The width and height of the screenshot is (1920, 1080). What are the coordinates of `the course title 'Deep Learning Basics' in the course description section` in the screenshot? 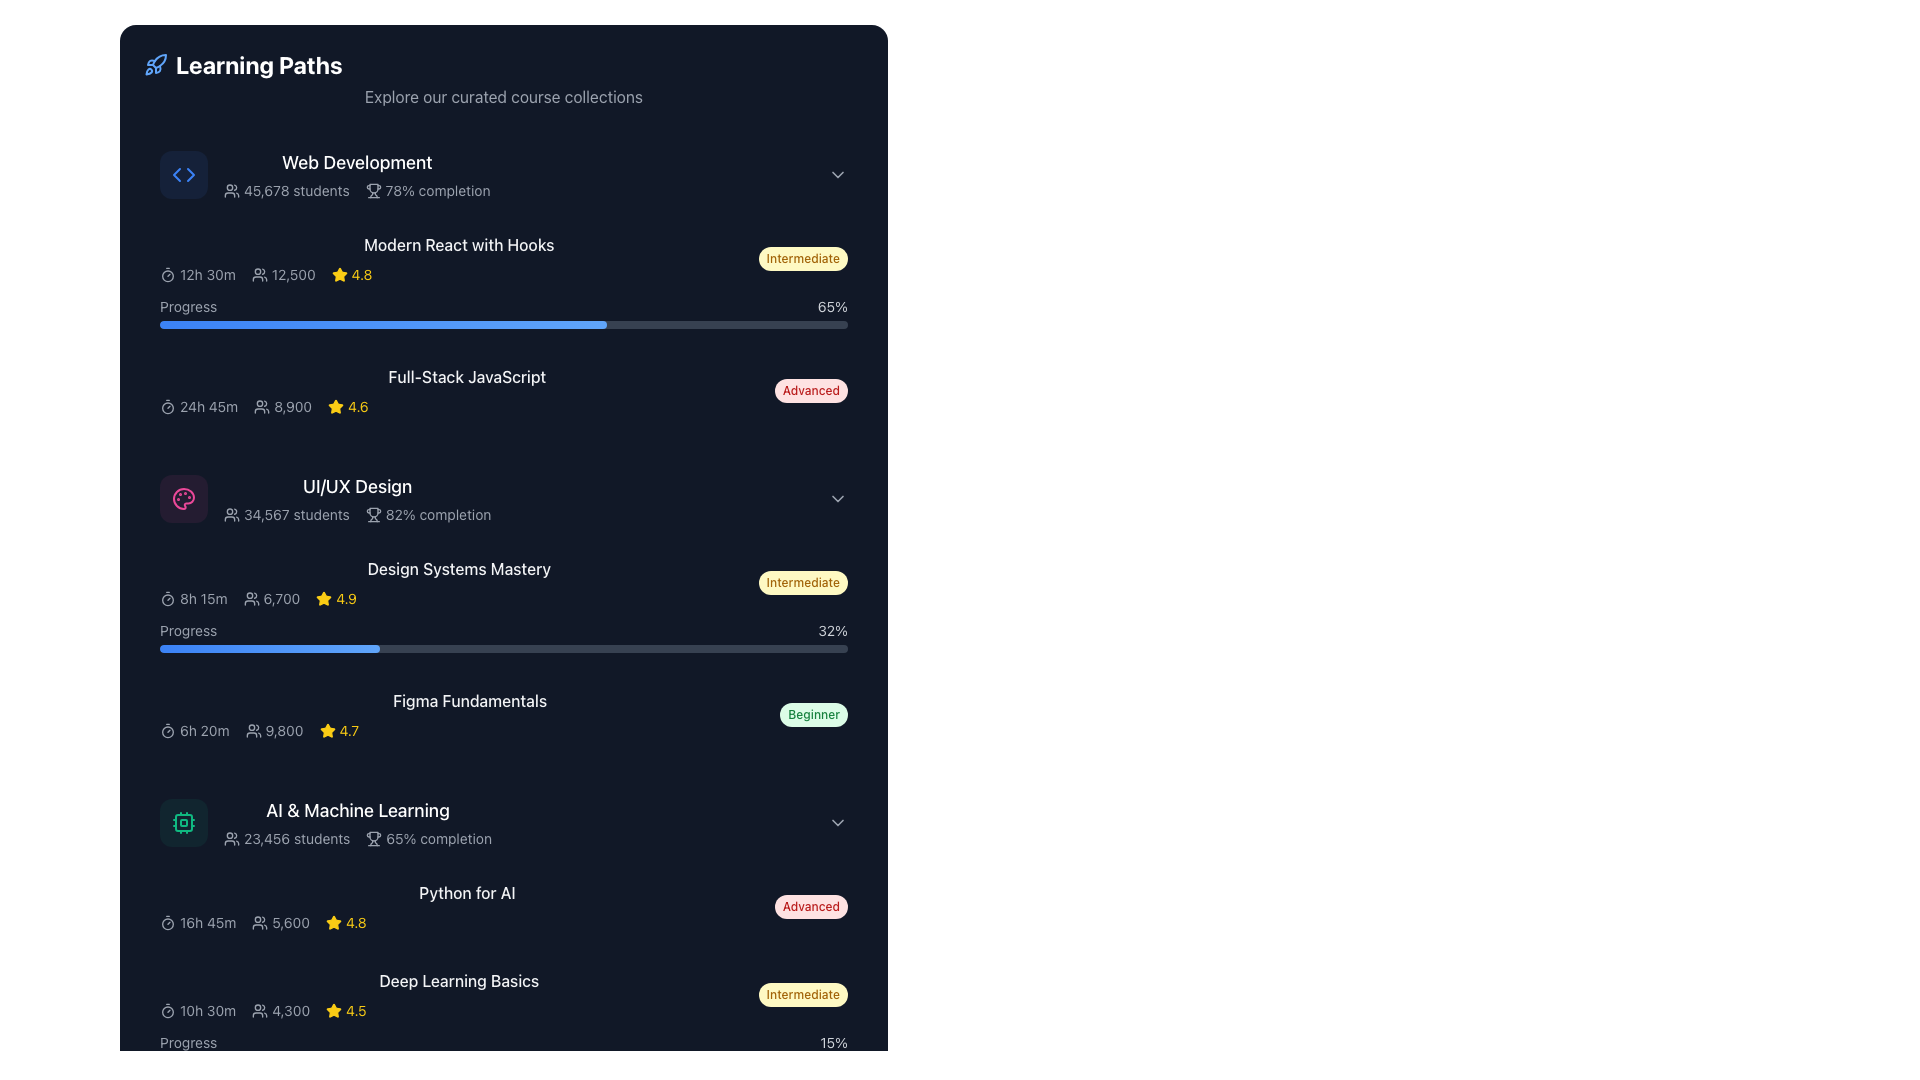 It's located at (504, 995).